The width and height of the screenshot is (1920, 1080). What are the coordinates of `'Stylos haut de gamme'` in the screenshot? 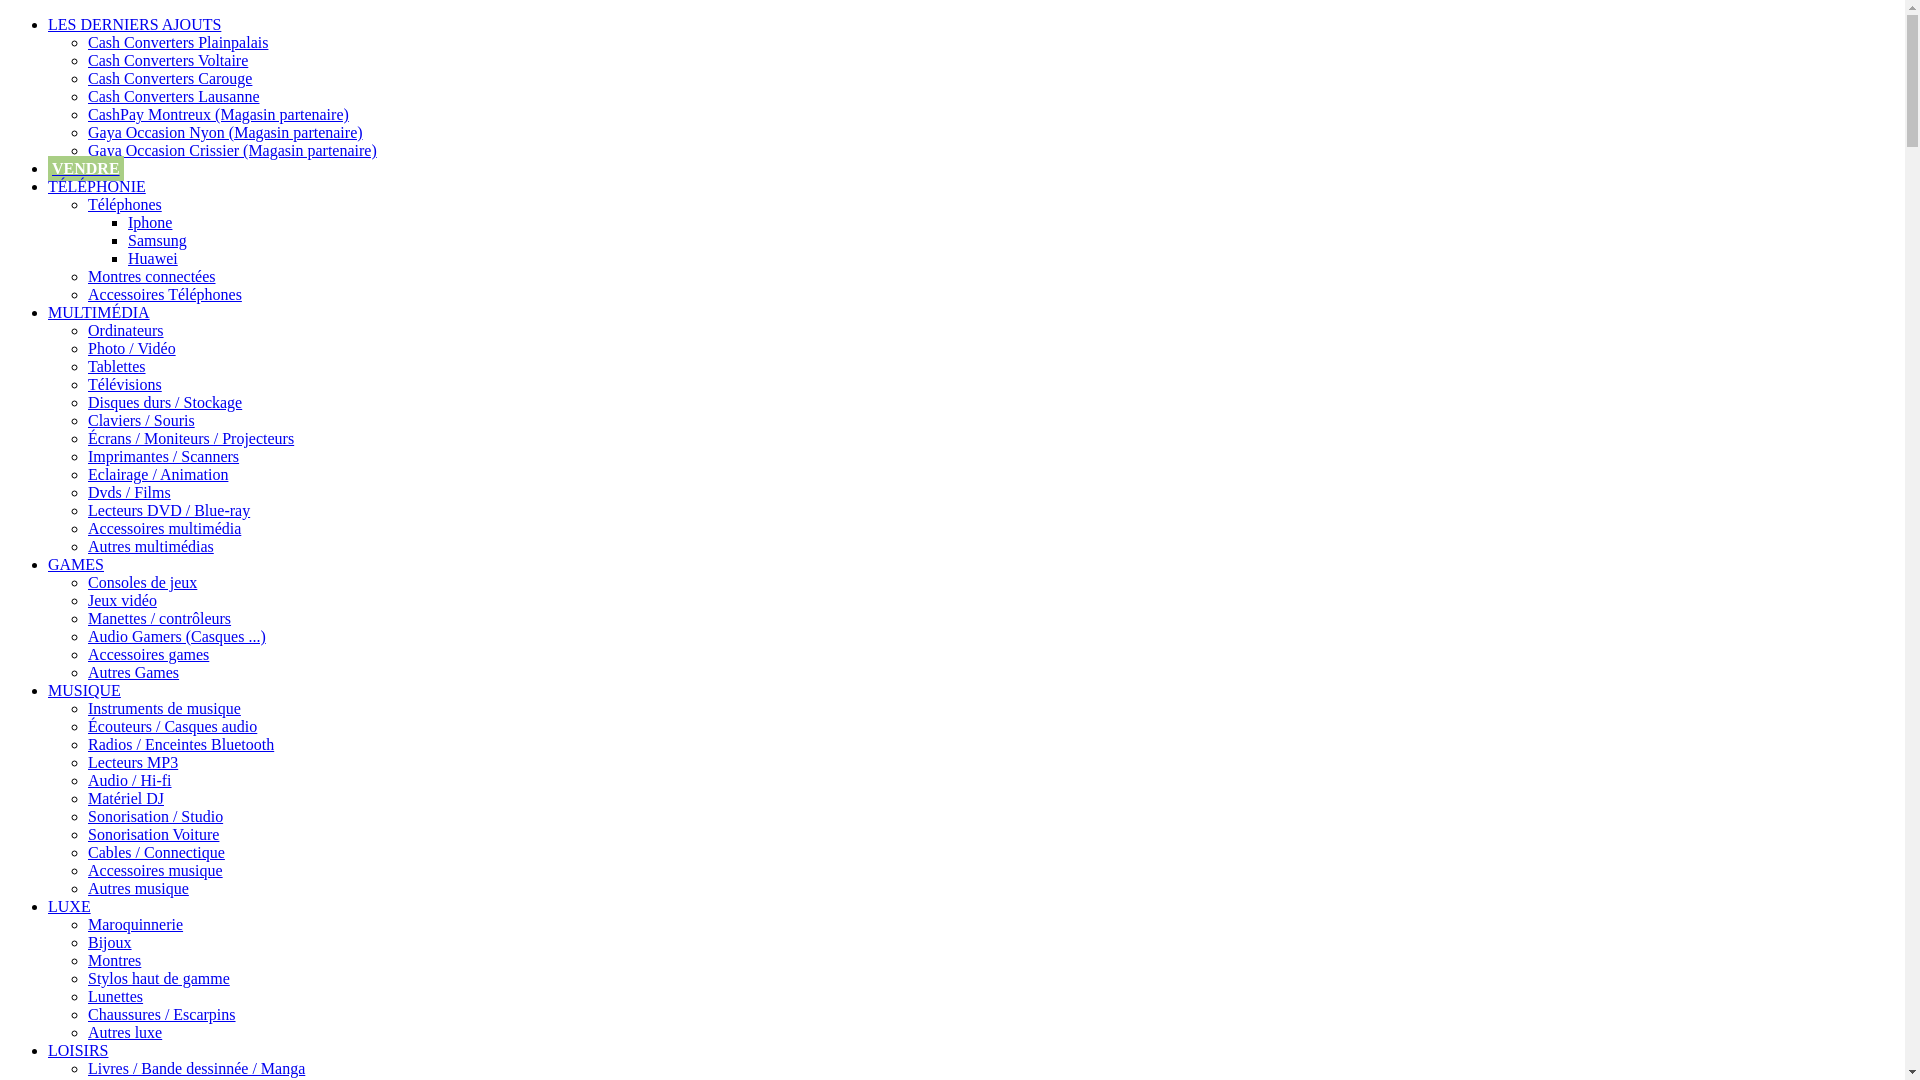 It's located at (157, 977).